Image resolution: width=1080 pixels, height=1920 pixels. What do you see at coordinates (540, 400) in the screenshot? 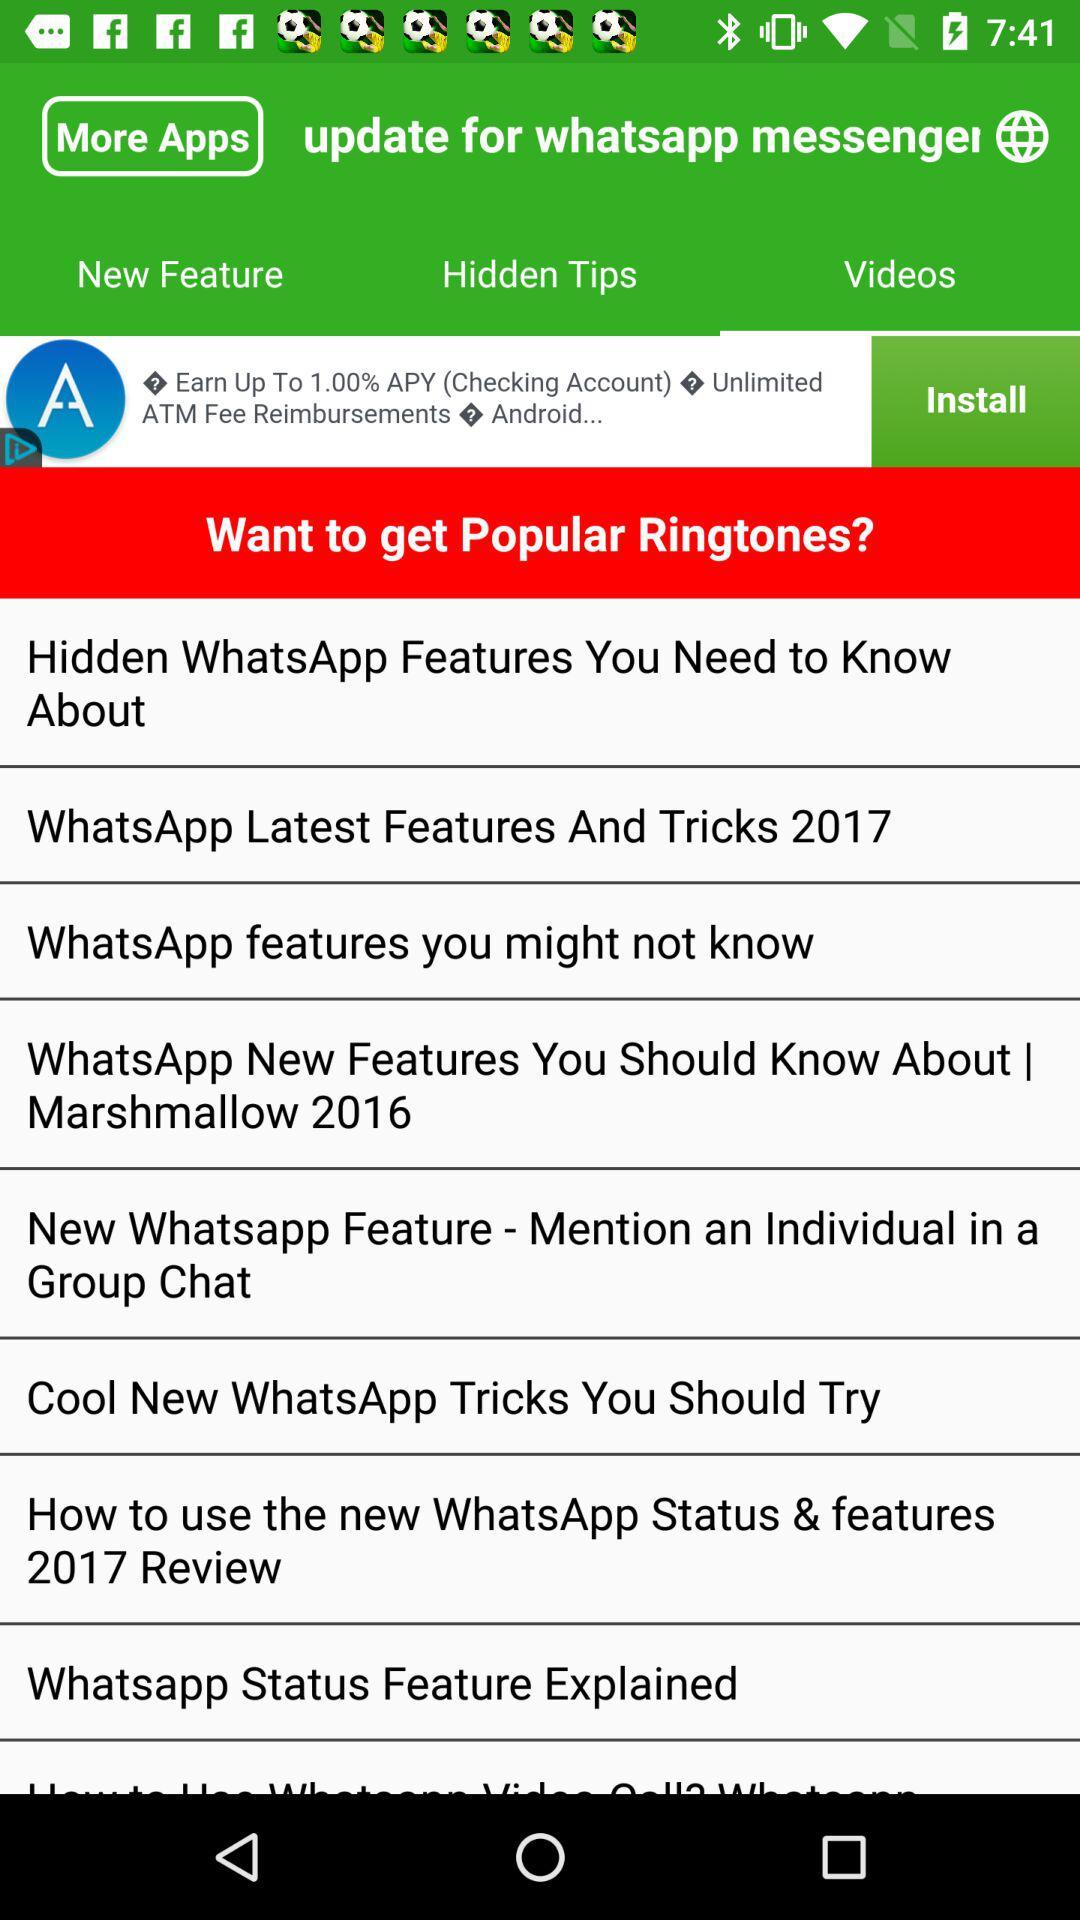
I see `bank advertisement` at bounding box center [540, 400].